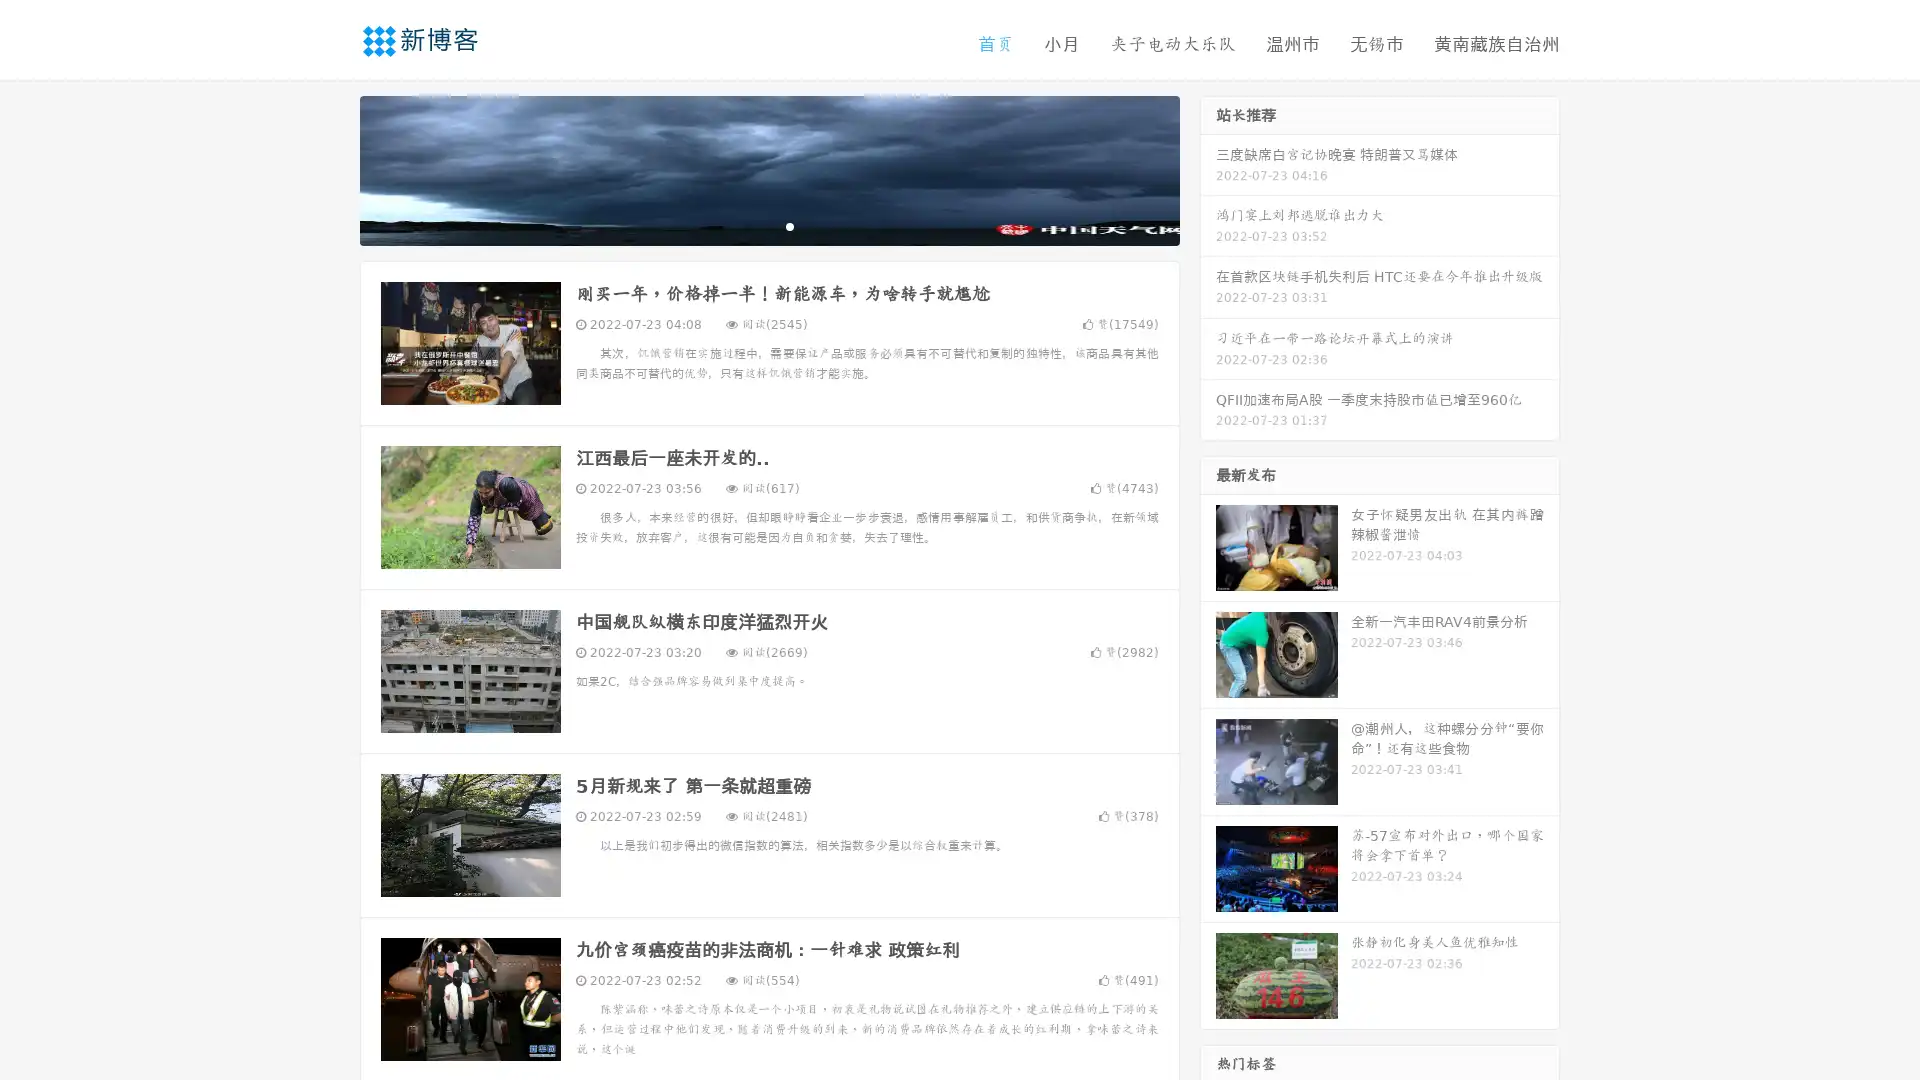  What do you see at coordinates (748, 225) in the screenshot?
I see `Go to slide 1` at bounding box center [748, 225].